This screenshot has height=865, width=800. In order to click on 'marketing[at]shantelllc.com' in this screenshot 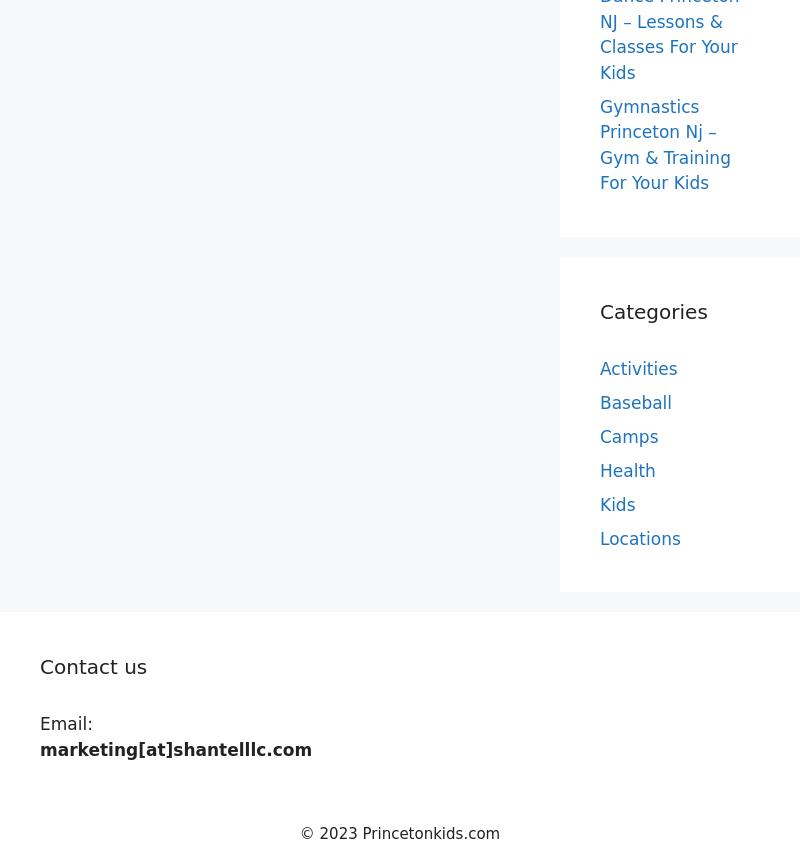, I will do `click(175, 748)`.